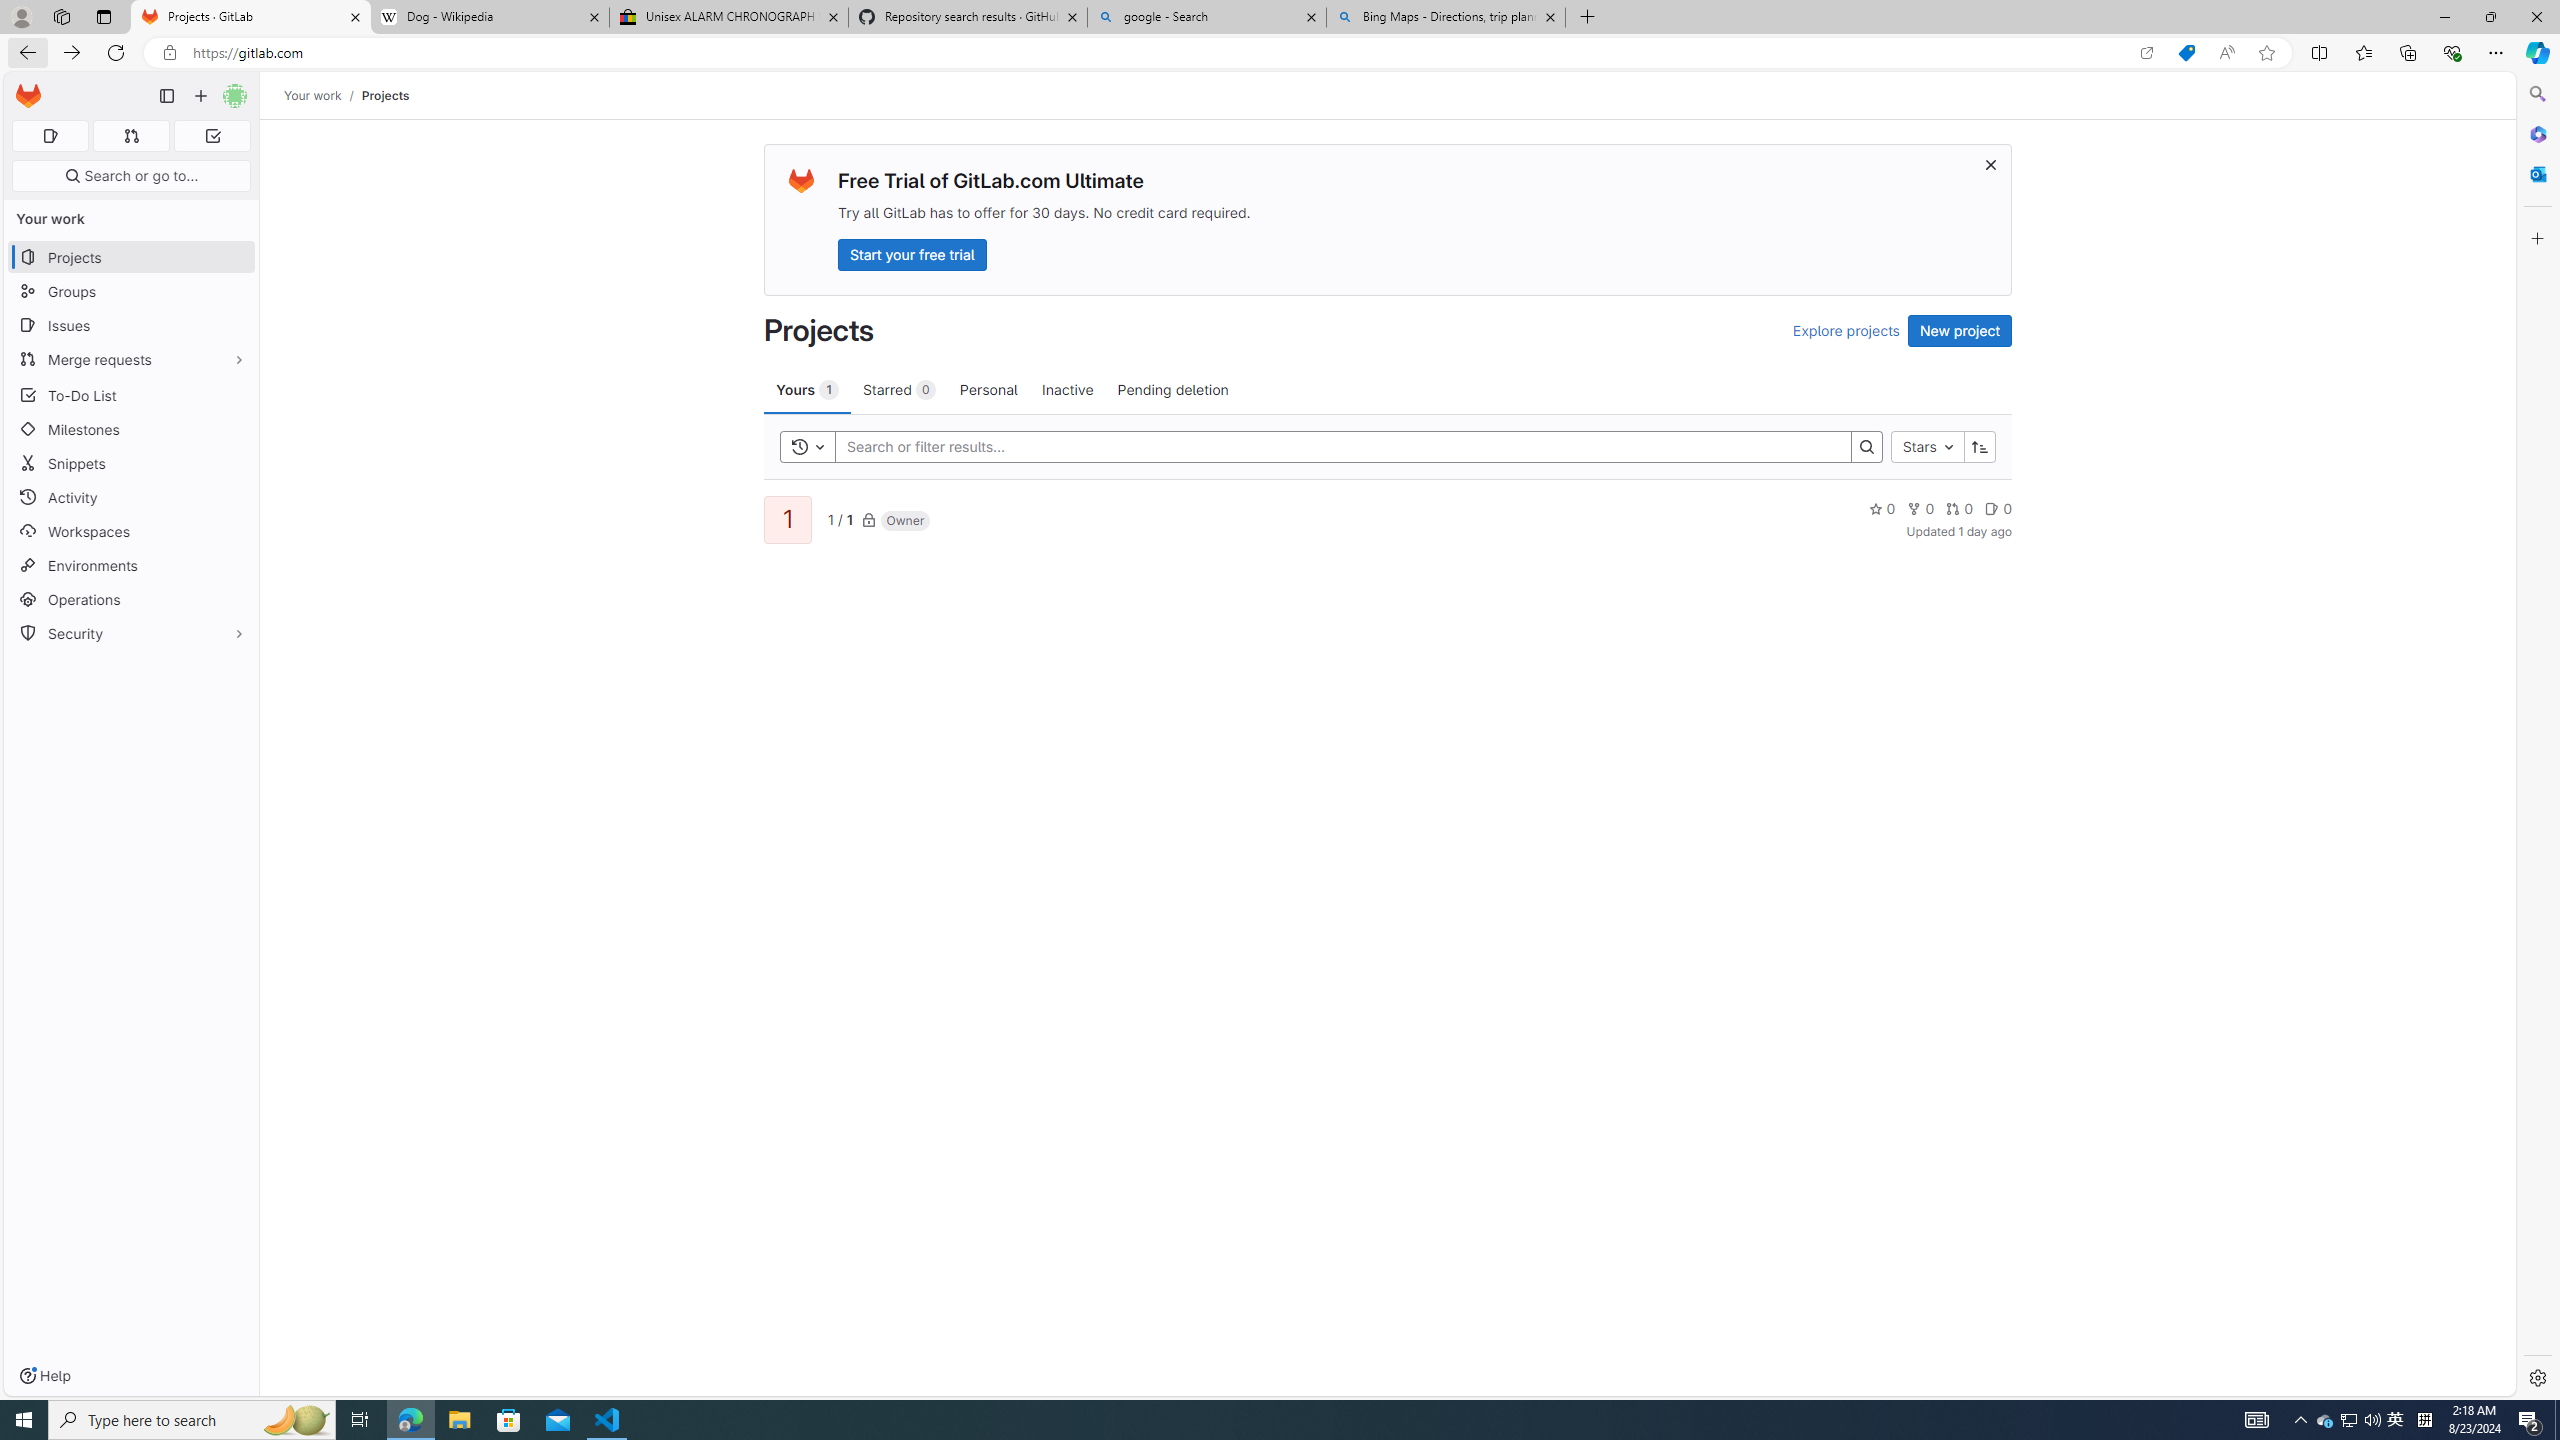 This screenshot has height=1440, width=2560. Describe the element at coordinates (1927, 447) in the screenshot. I see `'Stars'` at that location.